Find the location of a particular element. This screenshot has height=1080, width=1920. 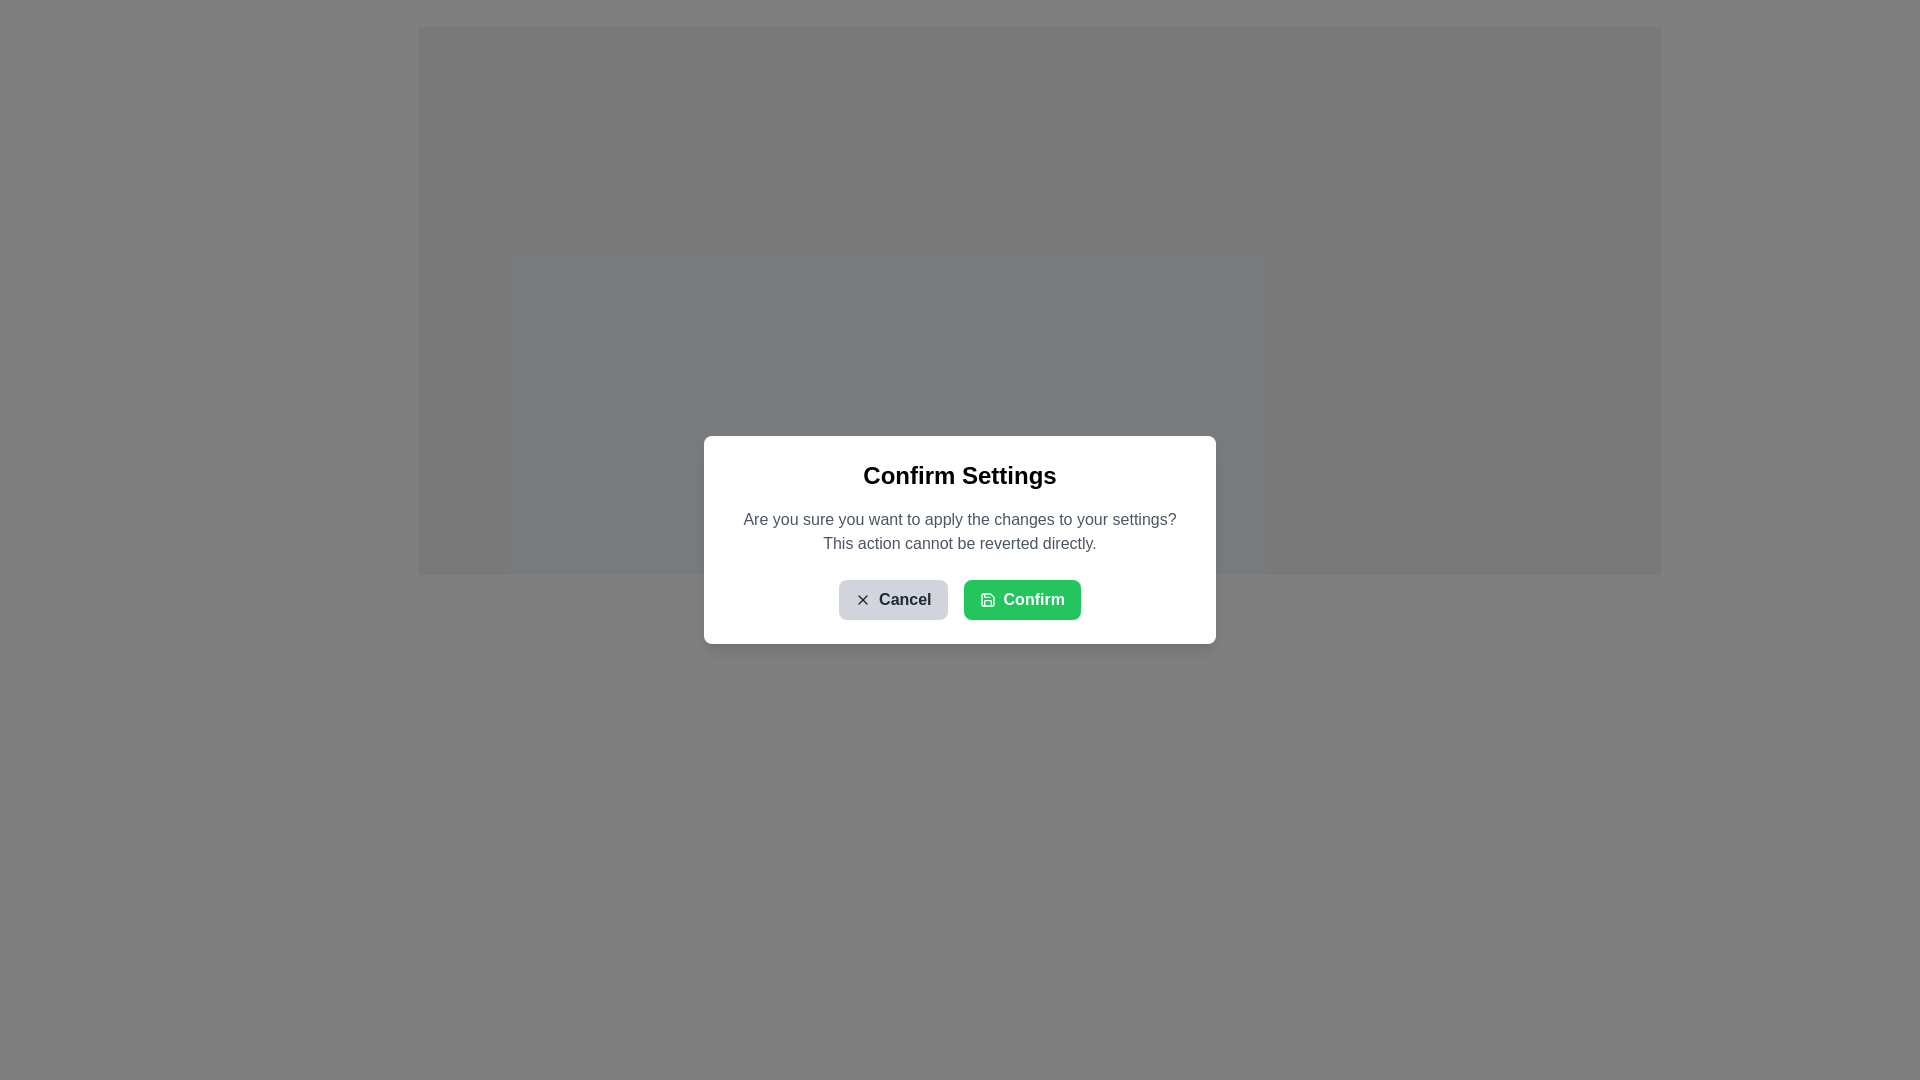

the green 'Confirm' button with a white save icon to observe the hover effect is located at coordinates (1022, 599).